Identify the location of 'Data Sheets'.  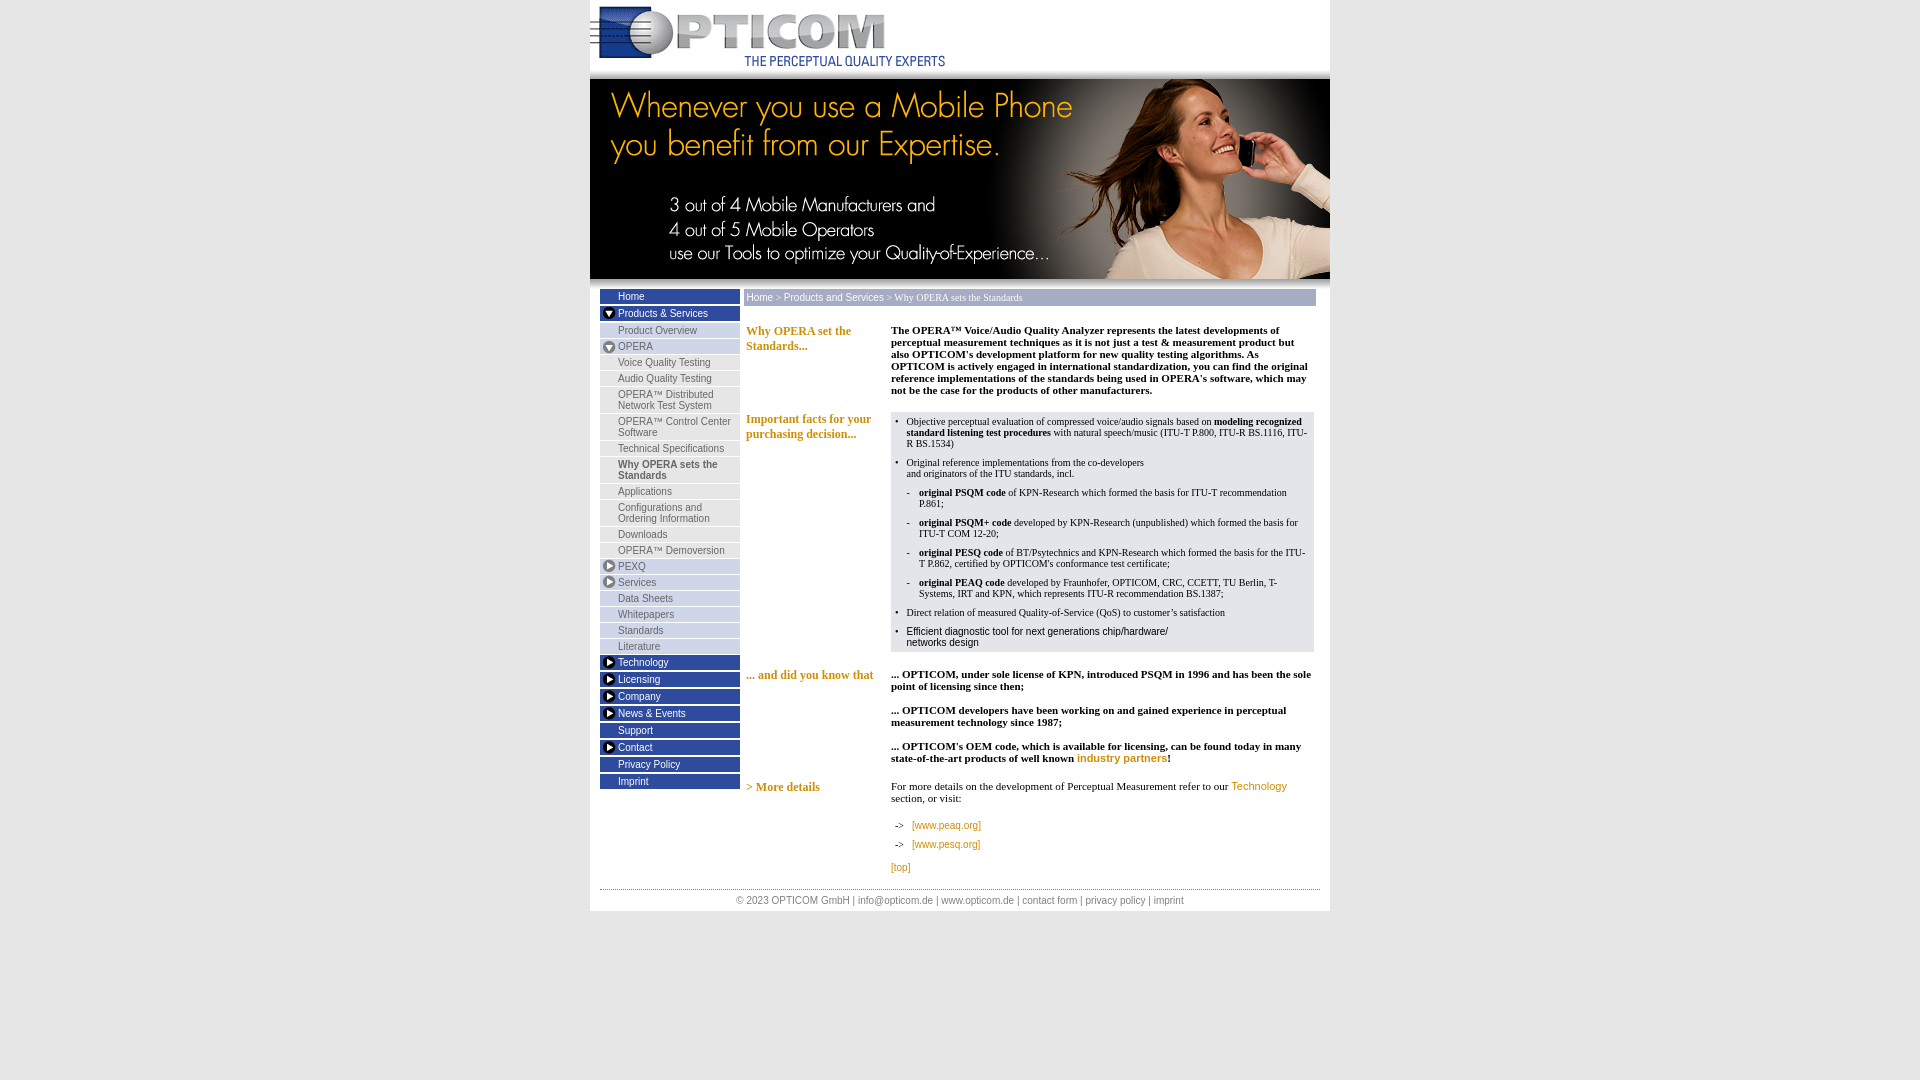
(645, 597).